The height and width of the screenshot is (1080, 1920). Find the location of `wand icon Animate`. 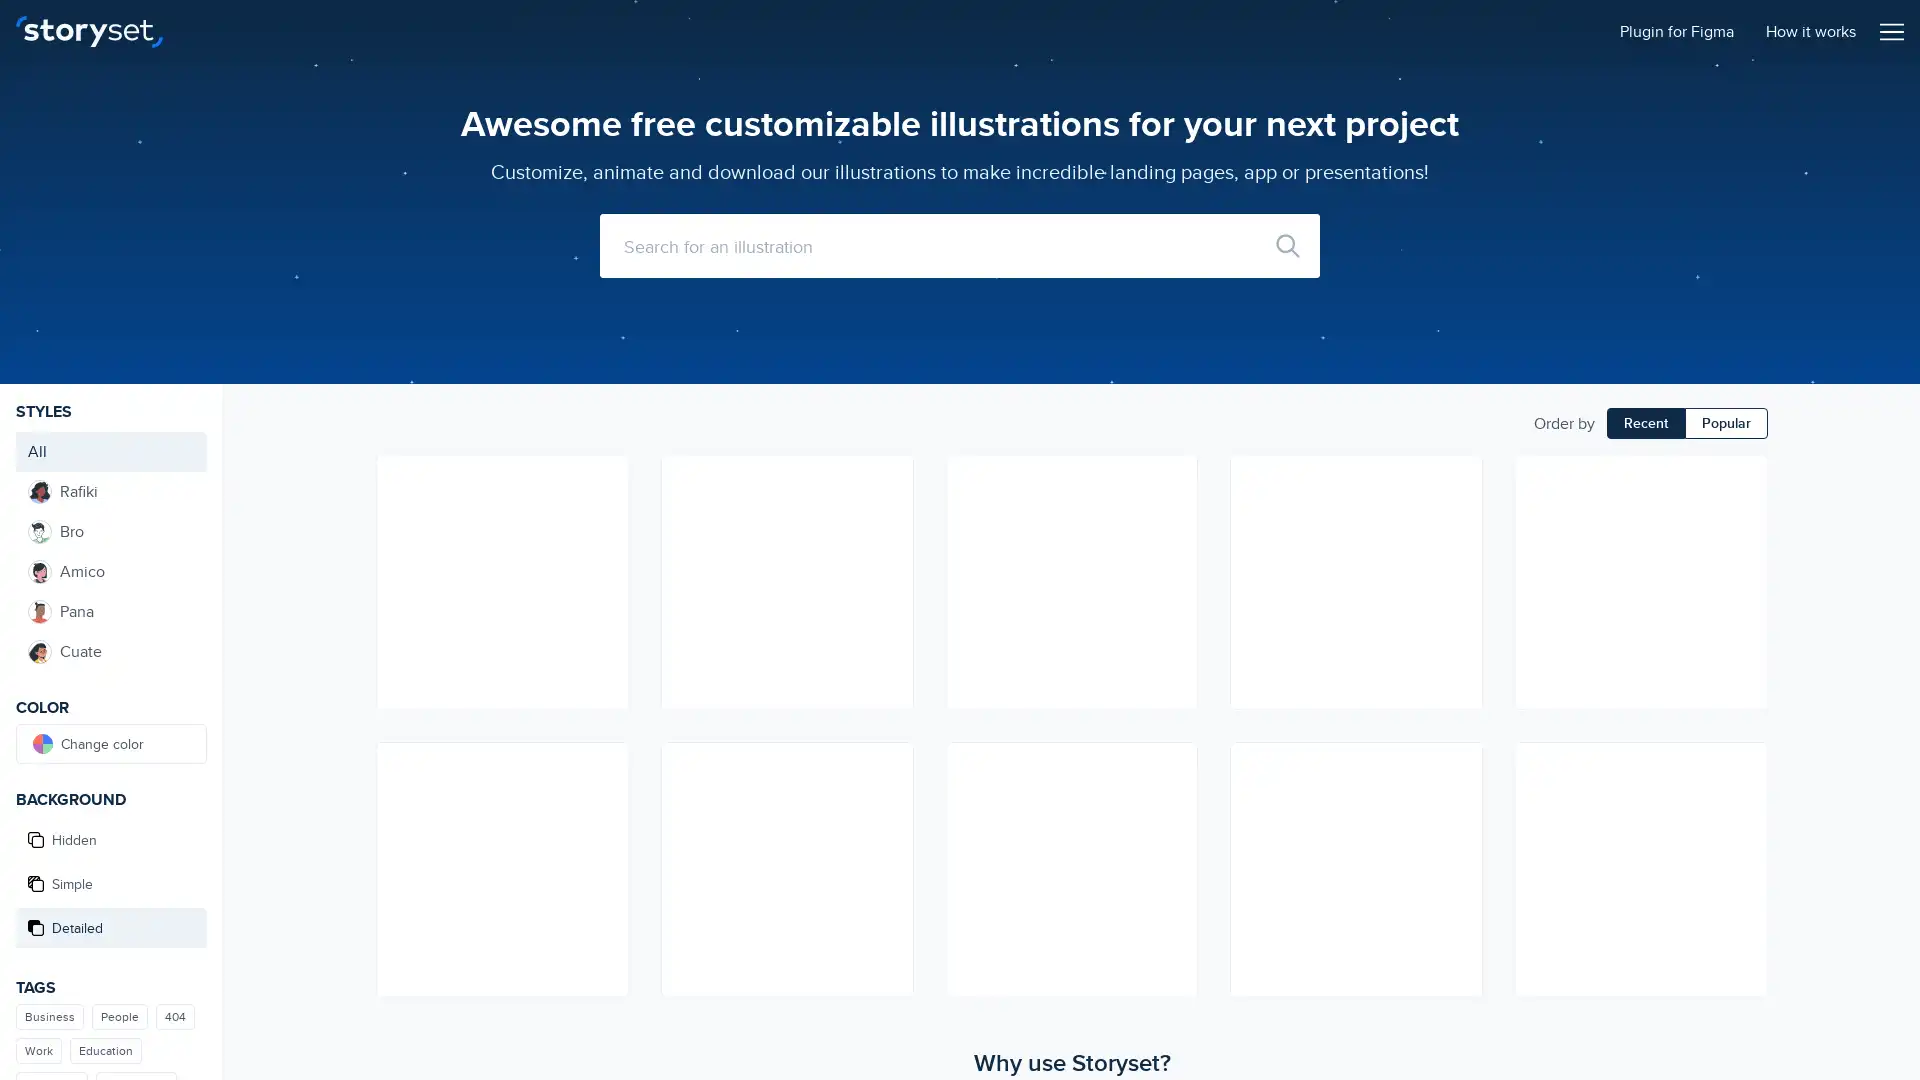

wand icon Animate is located at coordinates (887, 479).